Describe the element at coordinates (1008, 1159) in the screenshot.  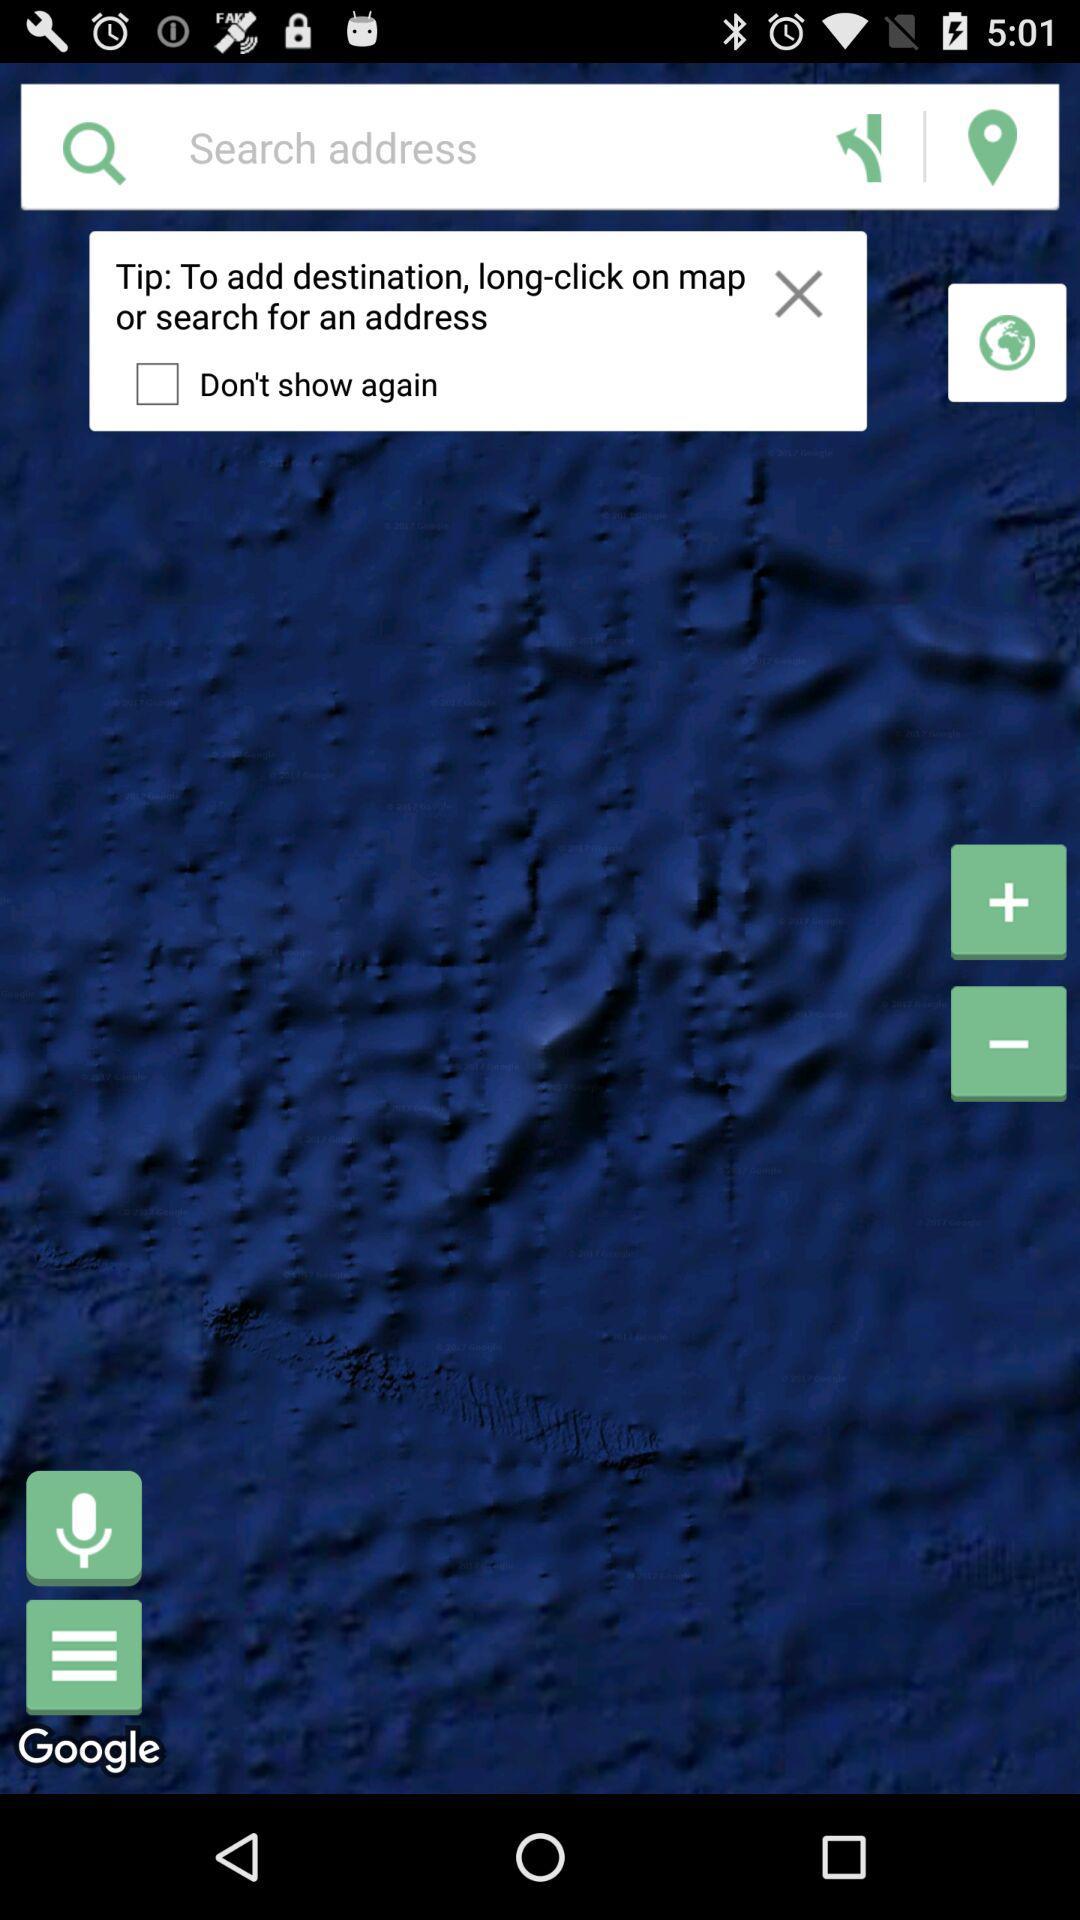
I see `the minus icon` at that location.